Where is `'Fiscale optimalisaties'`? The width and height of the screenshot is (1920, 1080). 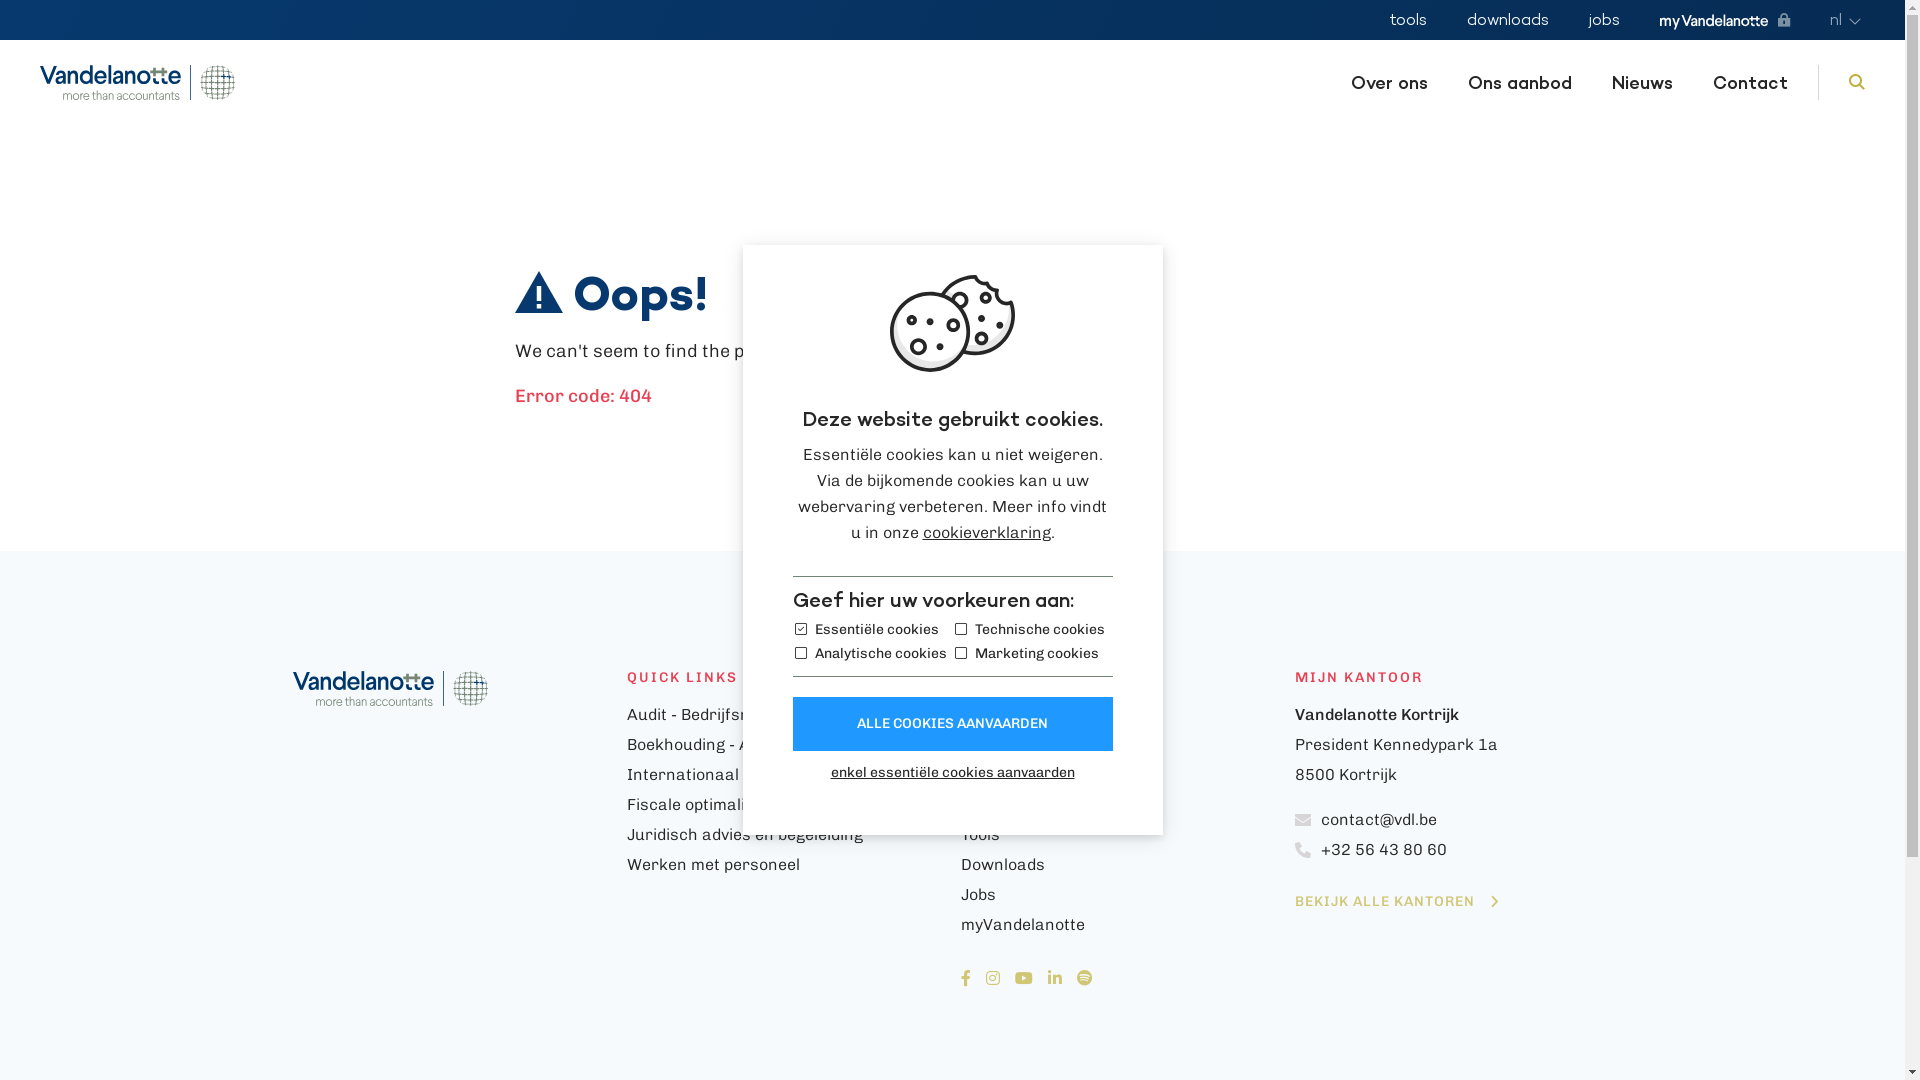 'Fiscale optimalisaties' is located at coordinates (708, 803).